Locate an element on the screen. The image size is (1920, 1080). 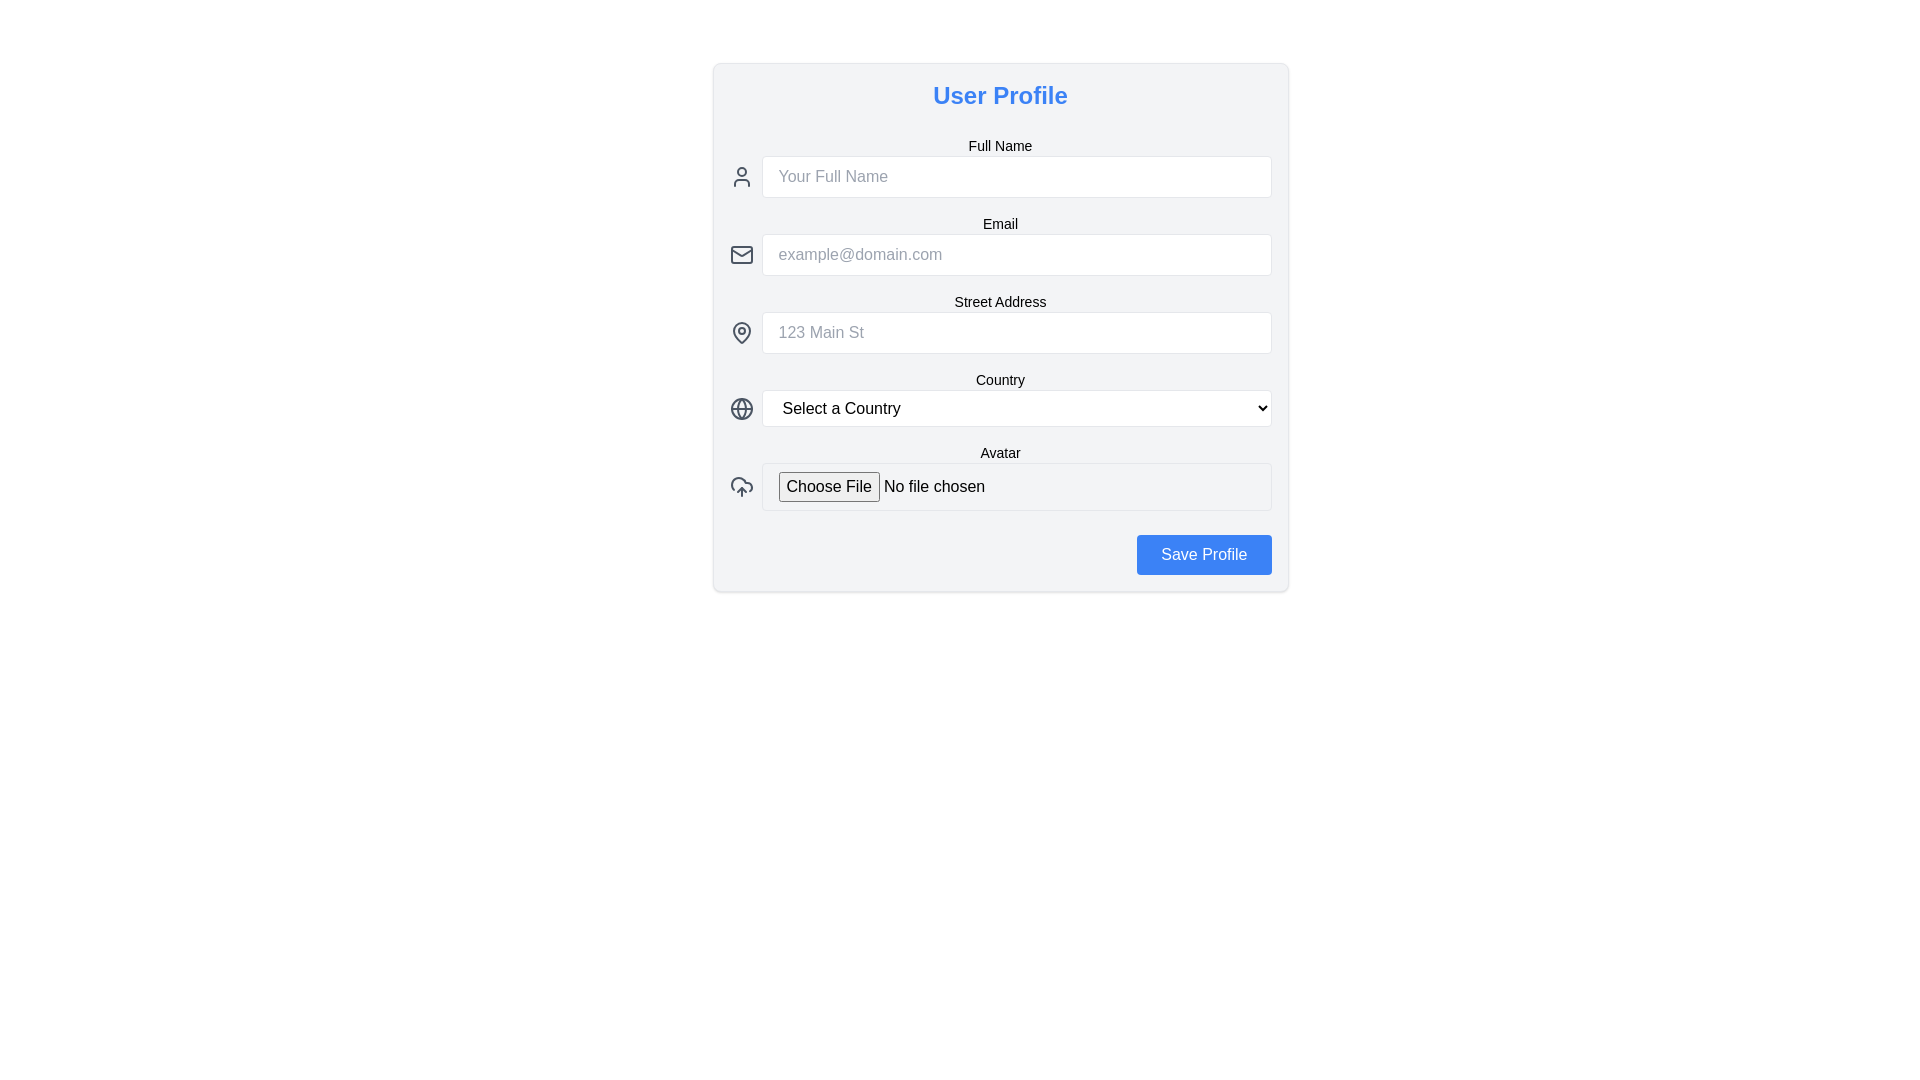
the Static Text element that serves as the title of the user profile form, located at the top center of the form, above the fields for 'Full Name' and 'Email' is located at coordinates (1000, 96).